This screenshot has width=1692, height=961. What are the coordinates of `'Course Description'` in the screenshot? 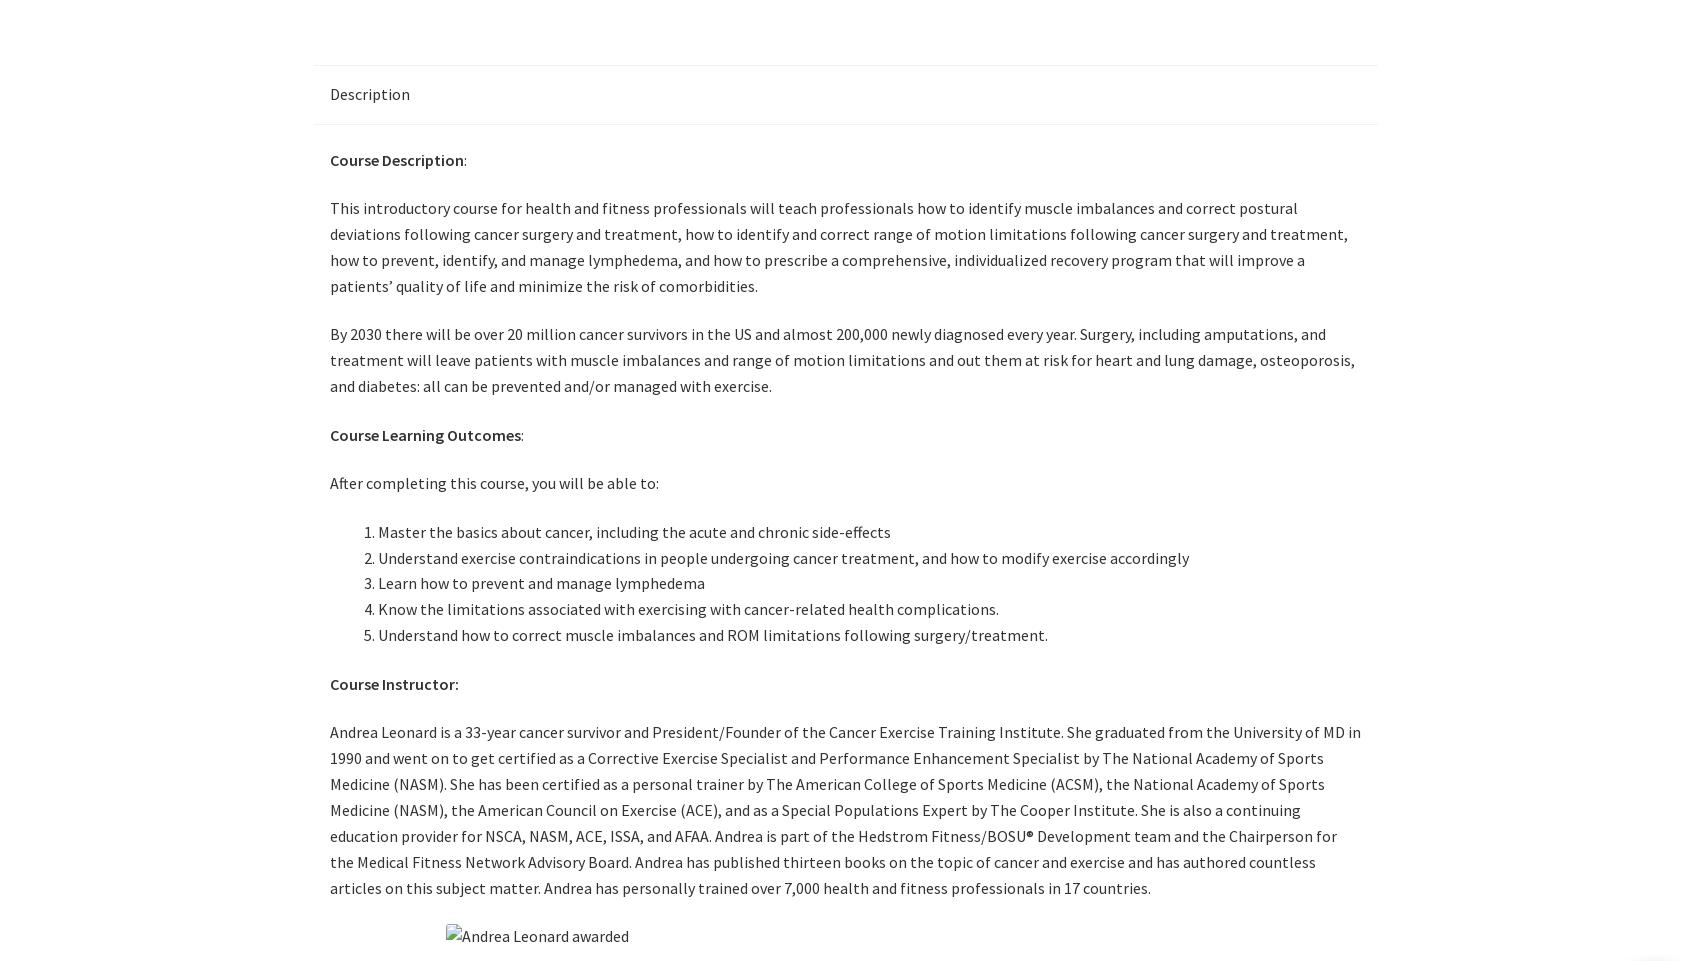 It's located at (396, 158).